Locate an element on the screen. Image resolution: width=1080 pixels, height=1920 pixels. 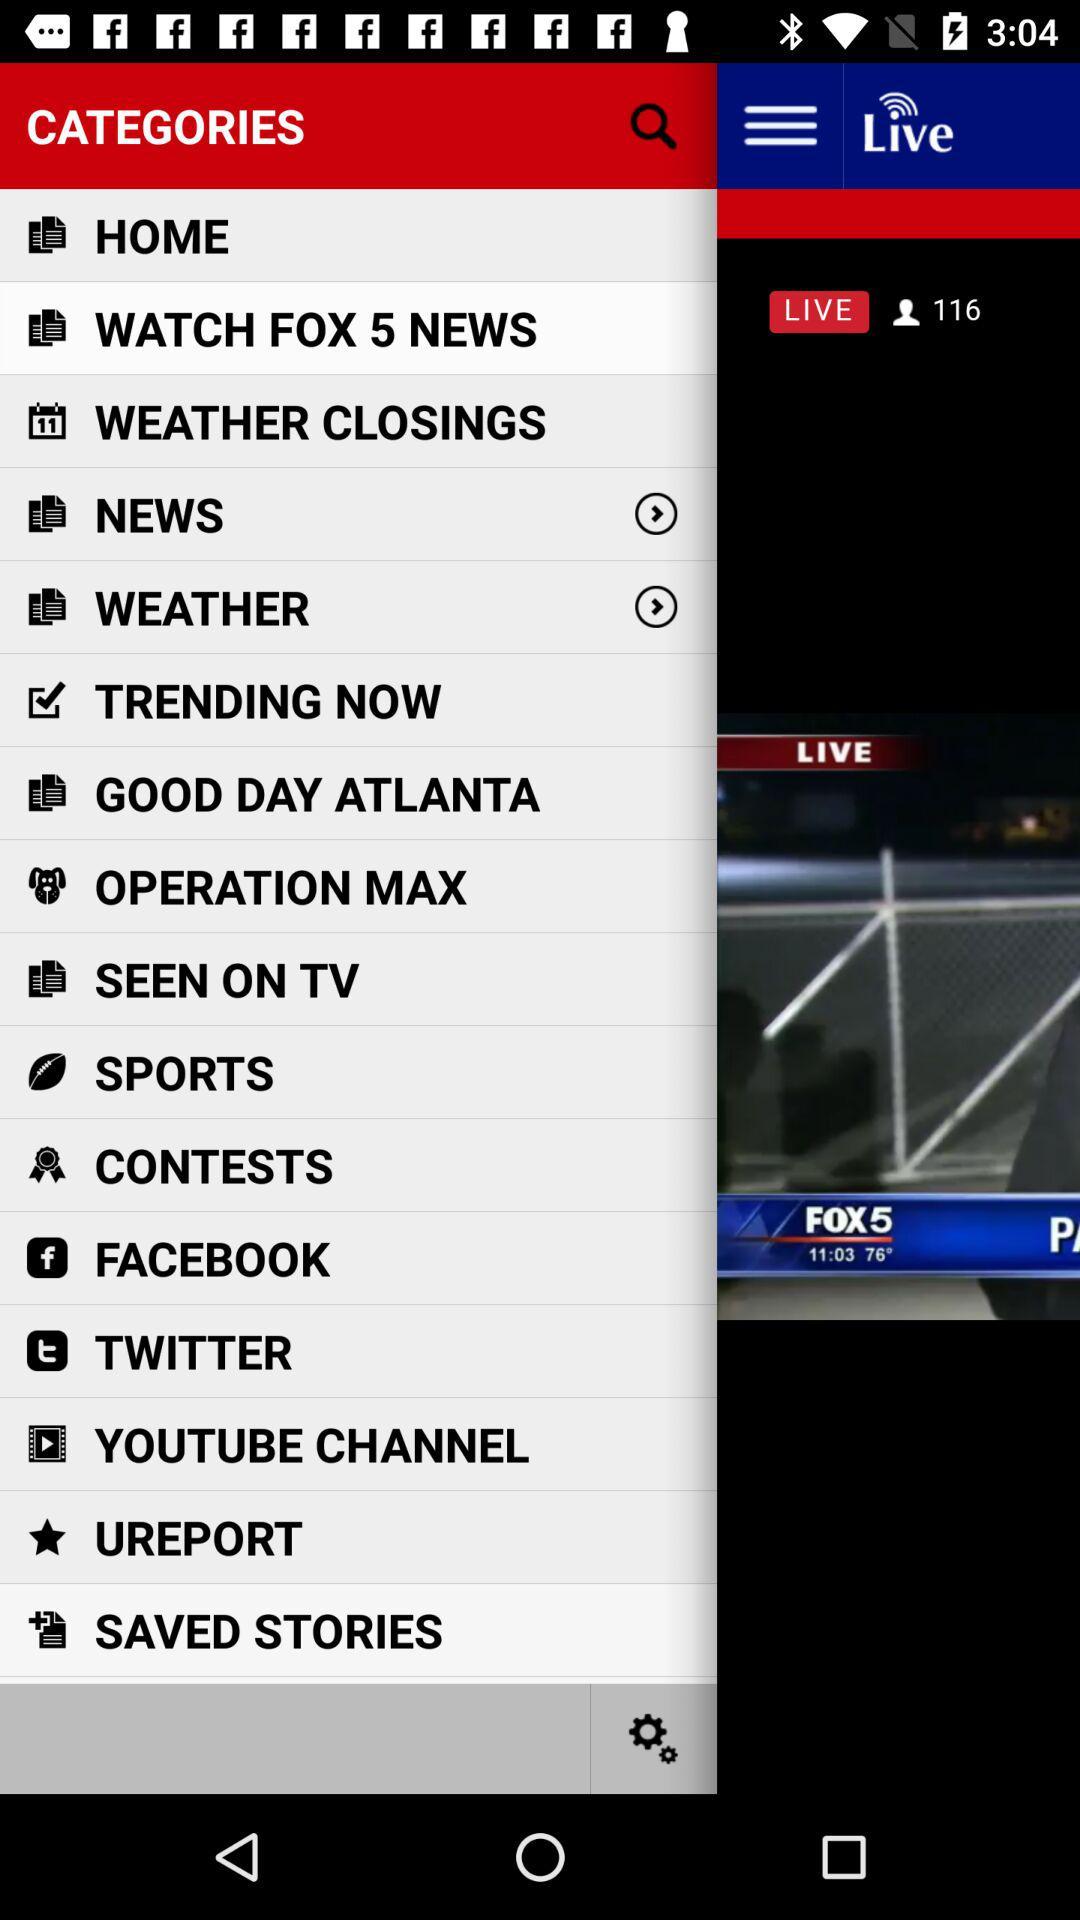
menu icon is located at coordinates (778, 124).